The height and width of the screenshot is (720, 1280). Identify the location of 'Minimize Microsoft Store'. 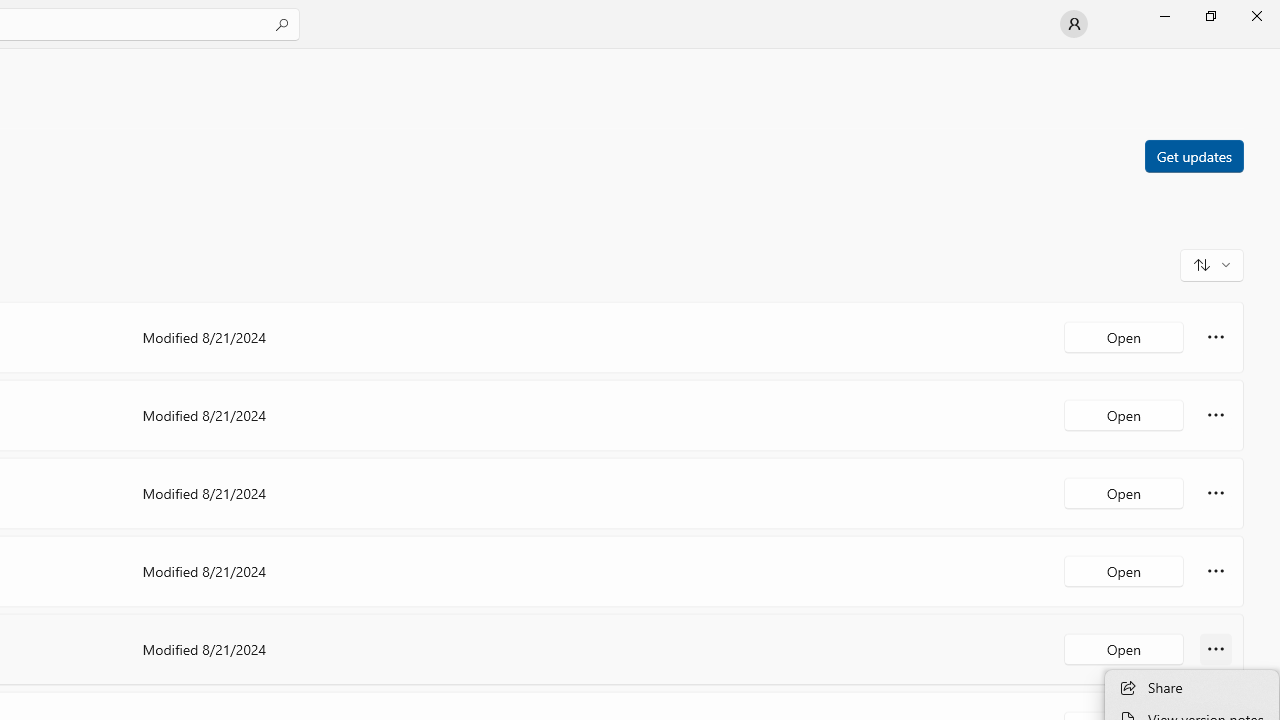
(1164, 15).